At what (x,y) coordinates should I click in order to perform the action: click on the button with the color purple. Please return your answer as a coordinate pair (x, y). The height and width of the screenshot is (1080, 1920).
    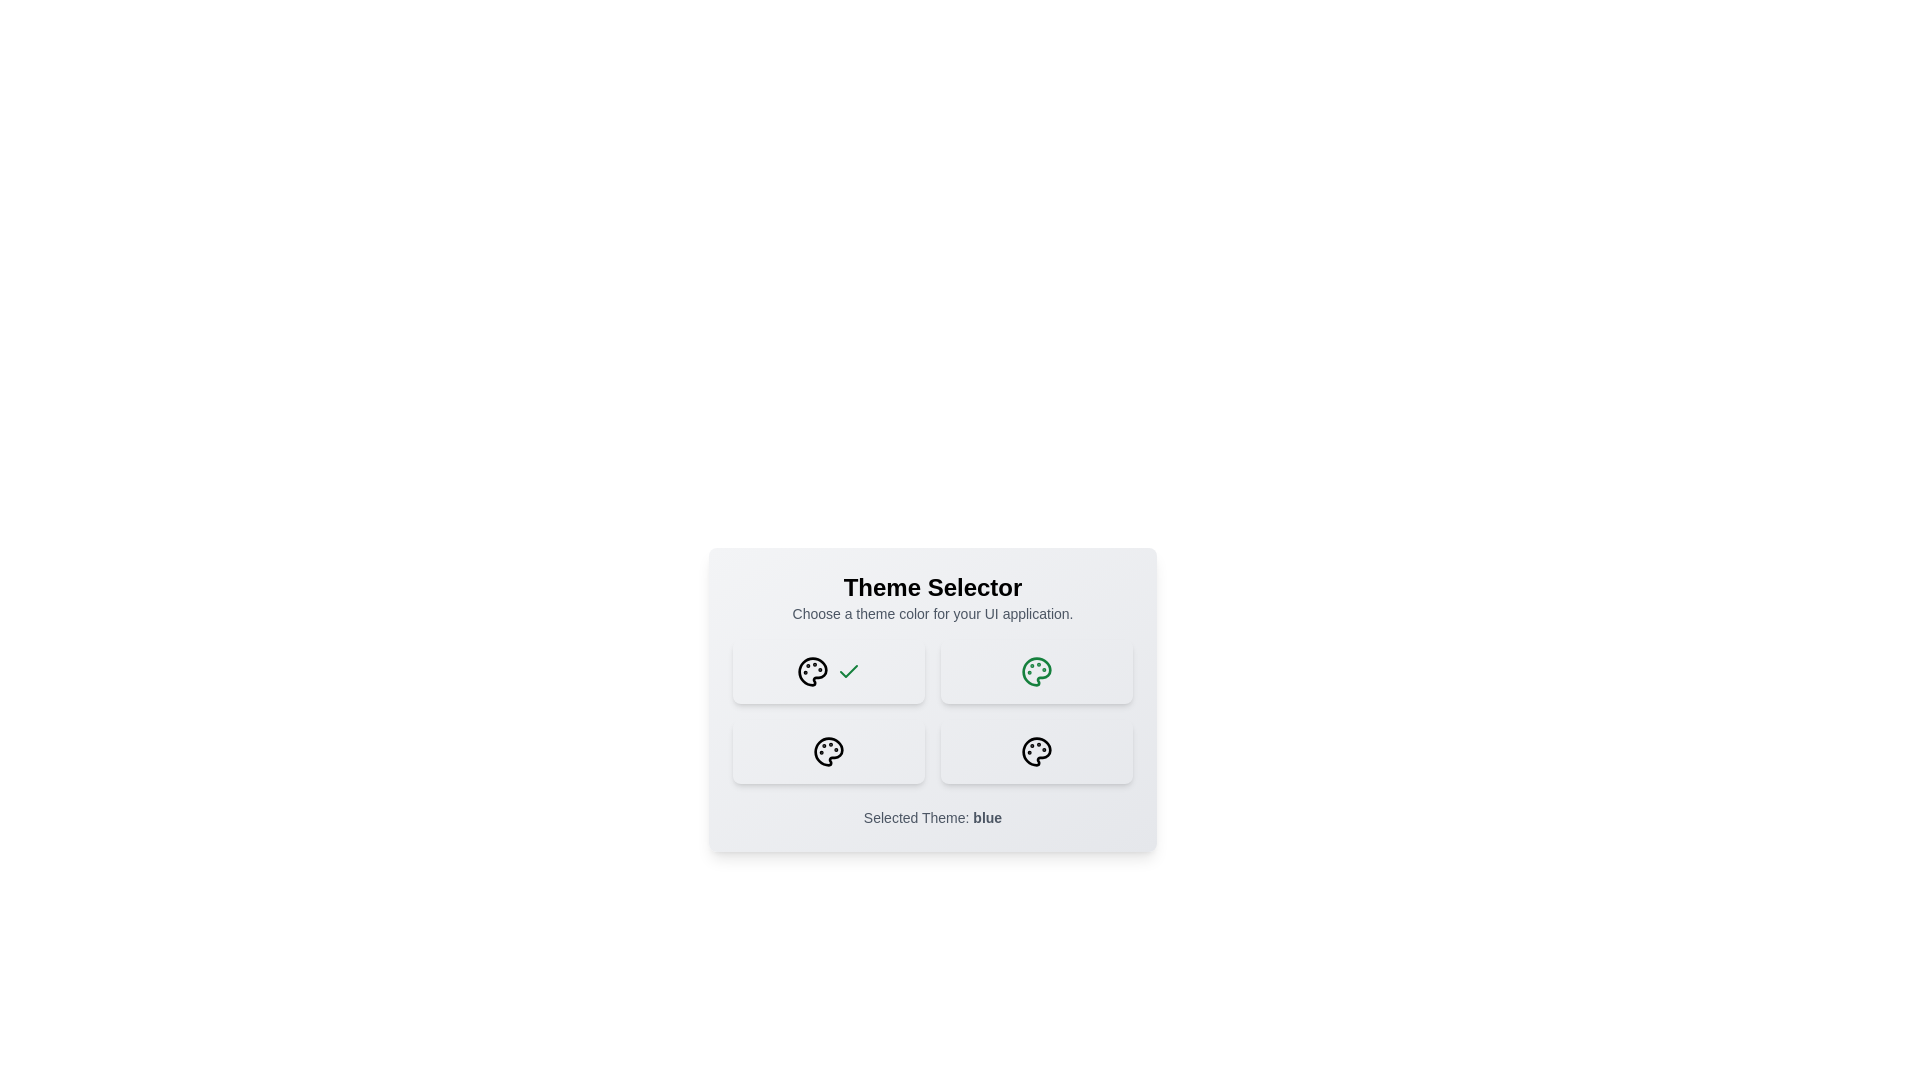
    Looking at the image, I should click on (829, 752).